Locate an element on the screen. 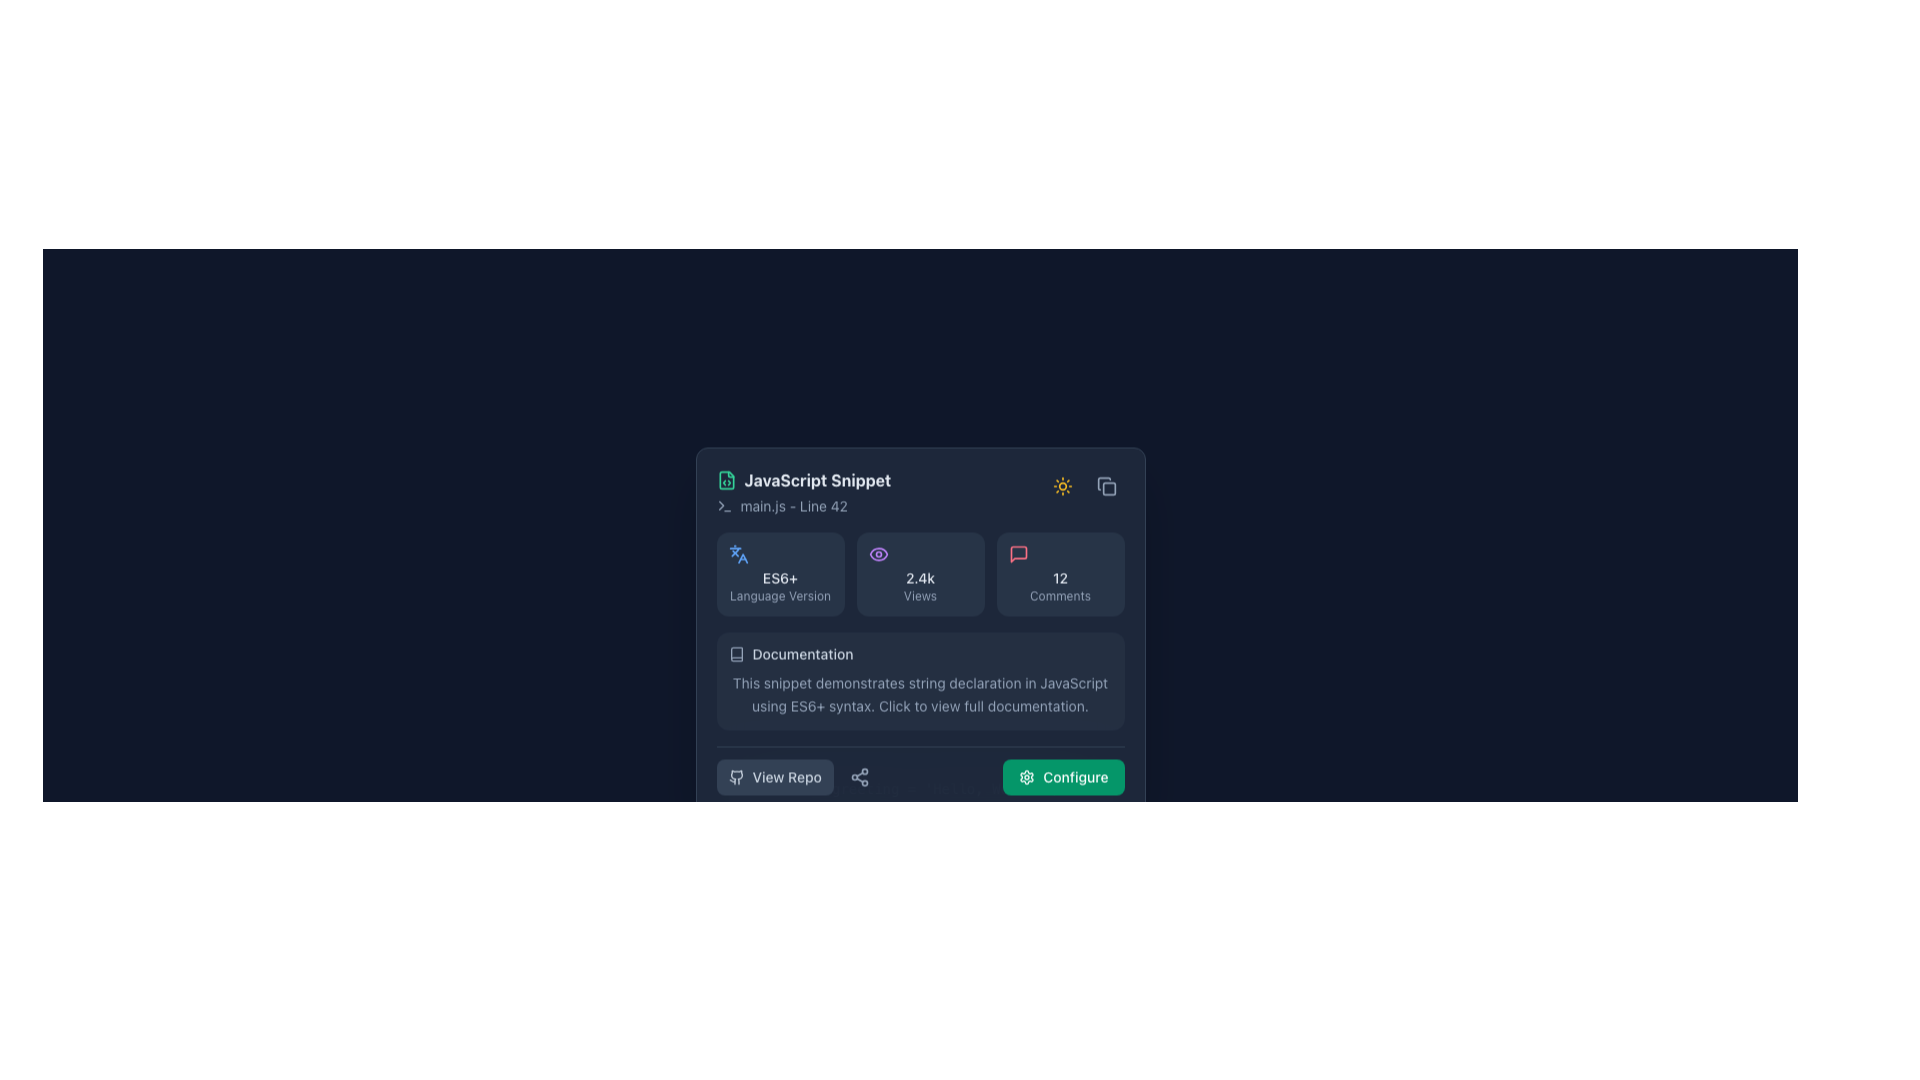 This screenshot has width=1920, height=1080. the visual representation of the 'Documentation' icon, which is located in the middle section of the interface, slightly towards the left, alongside the label 'Documentation' is located at coordinates (735, 654).